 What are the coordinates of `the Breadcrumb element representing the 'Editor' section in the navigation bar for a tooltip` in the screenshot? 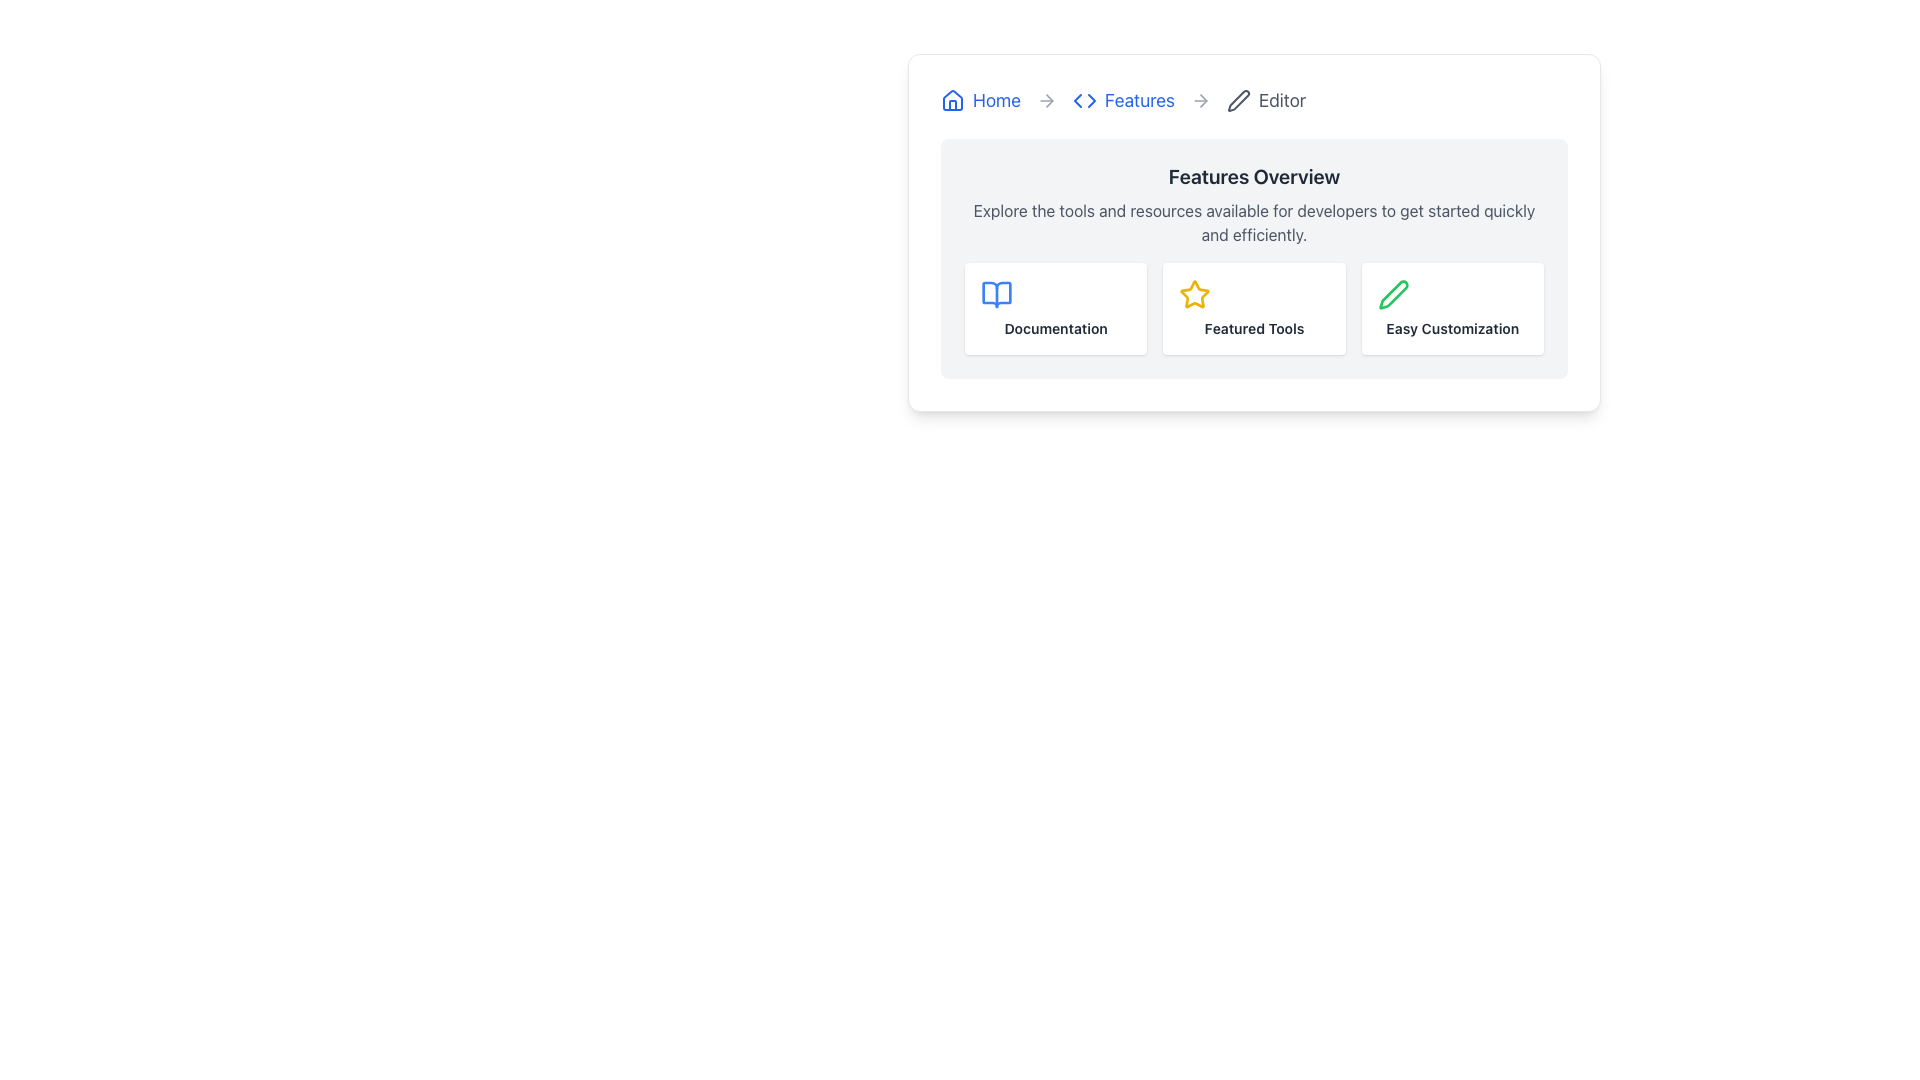 It's located at (1265, 100).